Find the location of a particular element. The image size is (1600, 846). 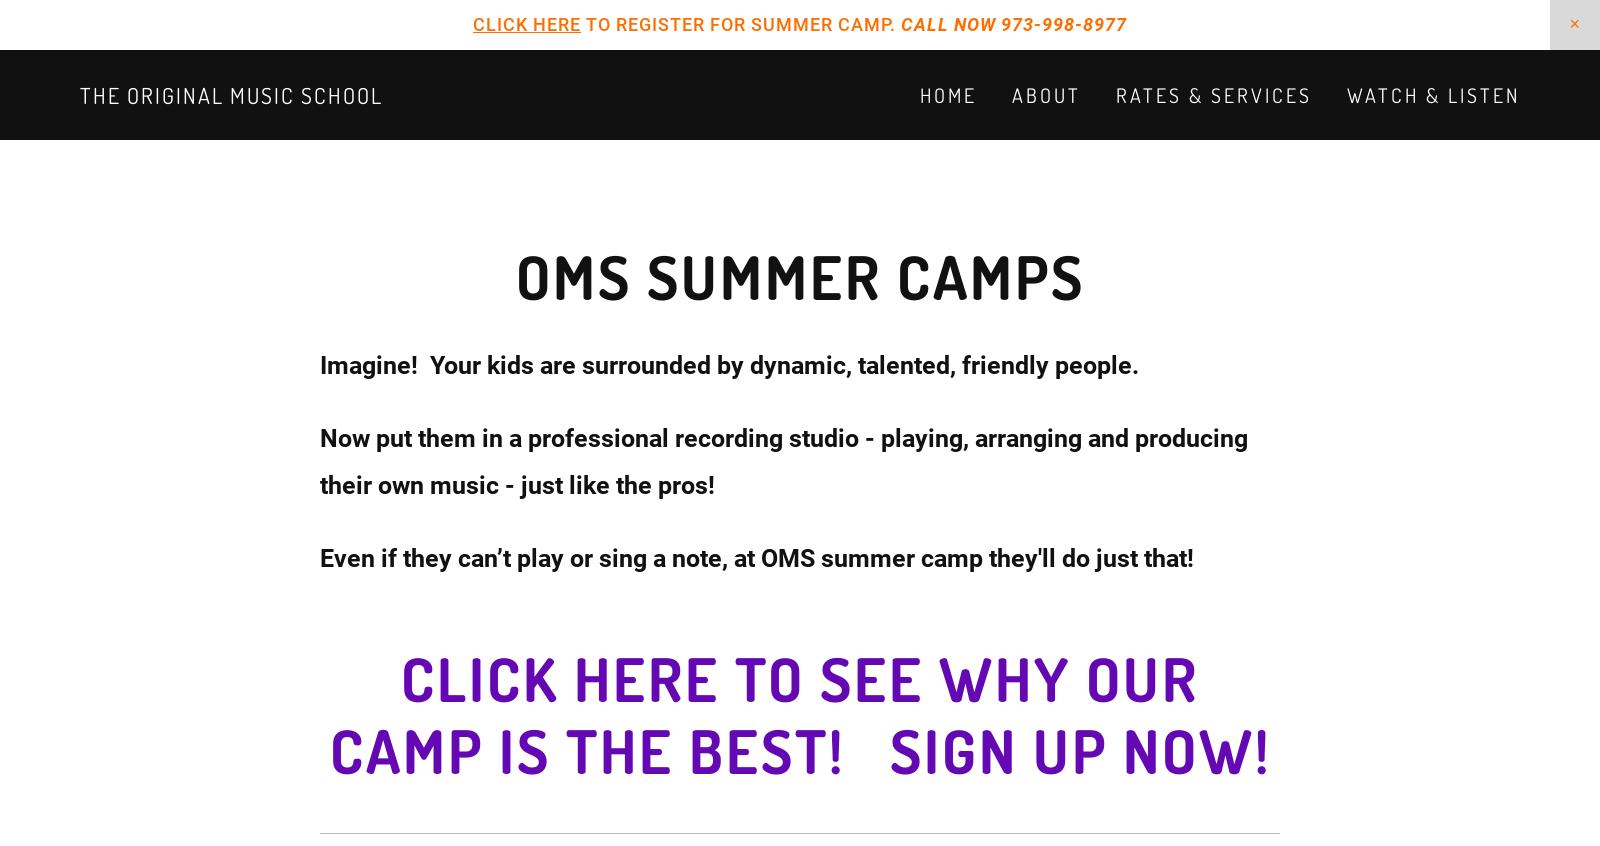

'ABOUT' is located at coordinates (1046, 95).